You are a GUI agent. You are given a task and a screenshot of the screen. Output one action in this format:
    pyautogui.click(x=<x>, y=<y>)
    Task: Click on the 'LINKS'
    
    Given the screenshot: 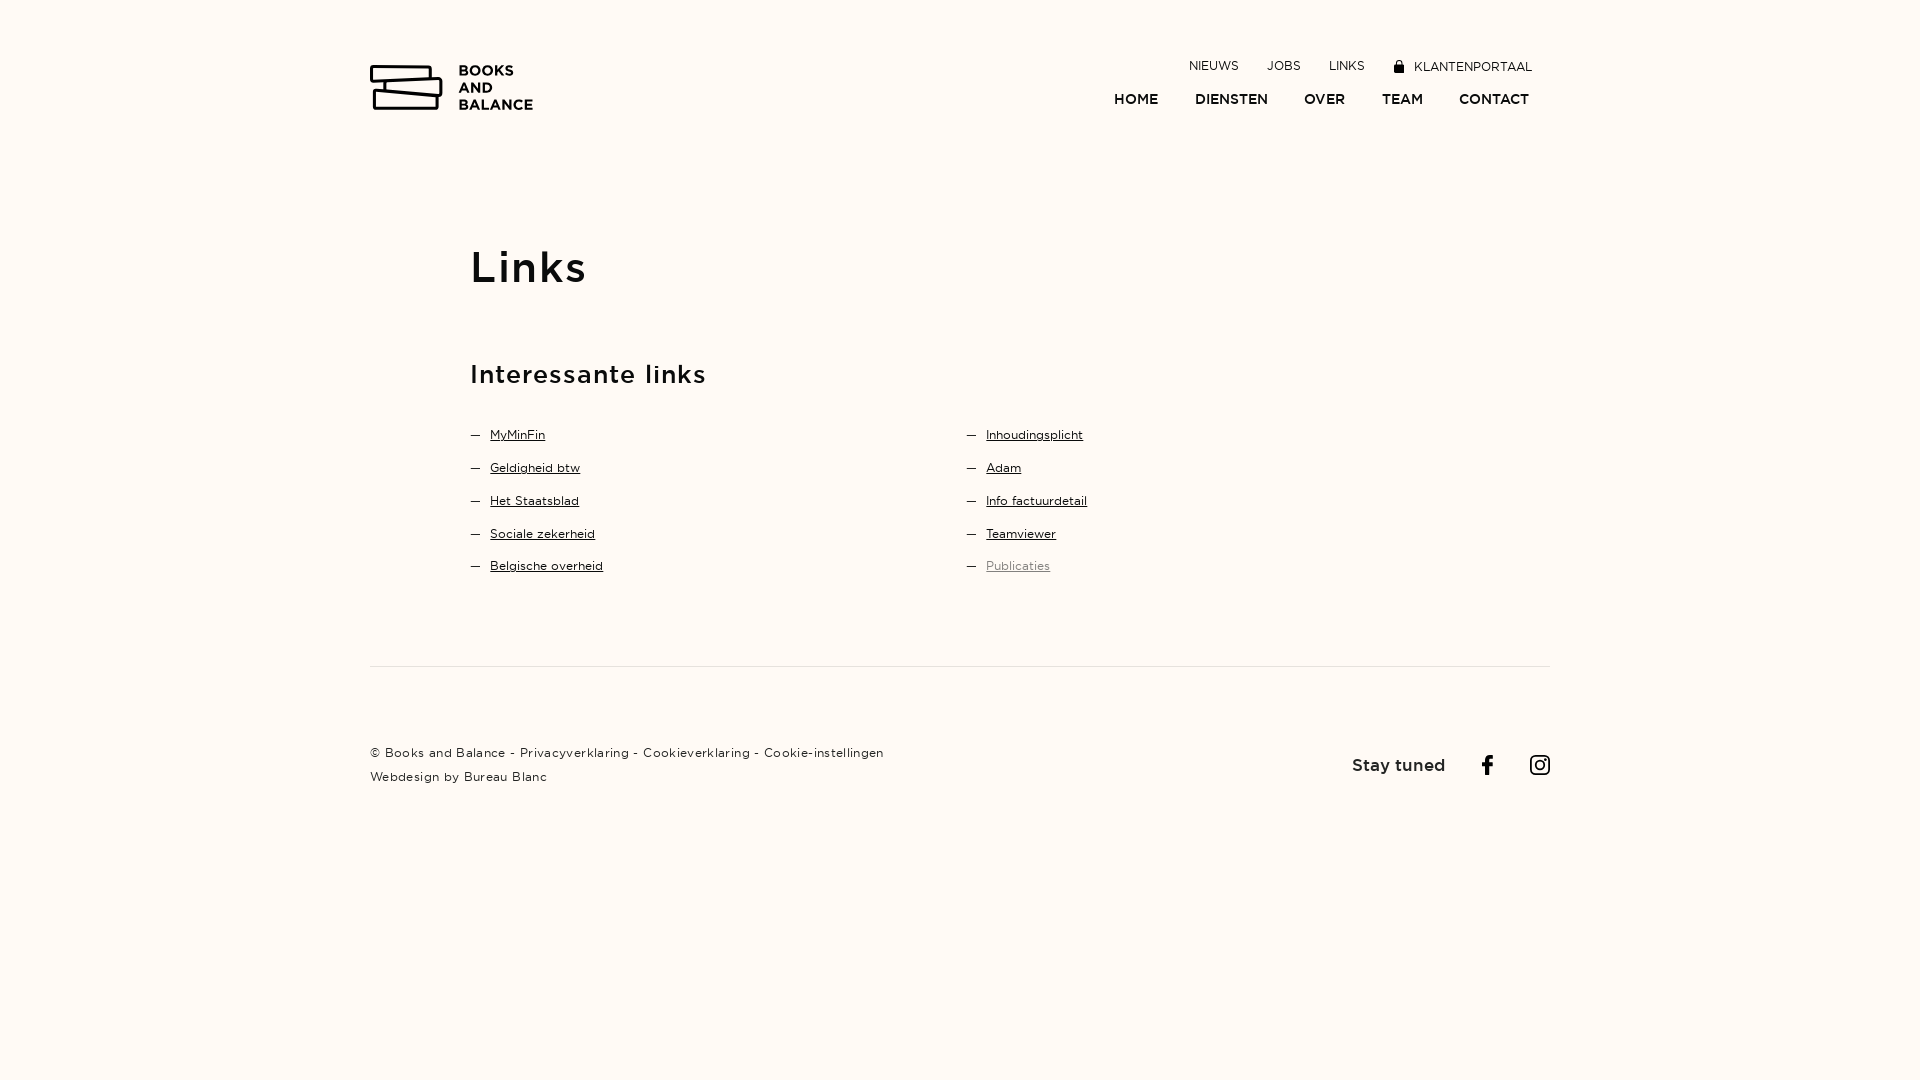 What is the action you would take?
    pyautogui.click(x=1329, y=64)
    